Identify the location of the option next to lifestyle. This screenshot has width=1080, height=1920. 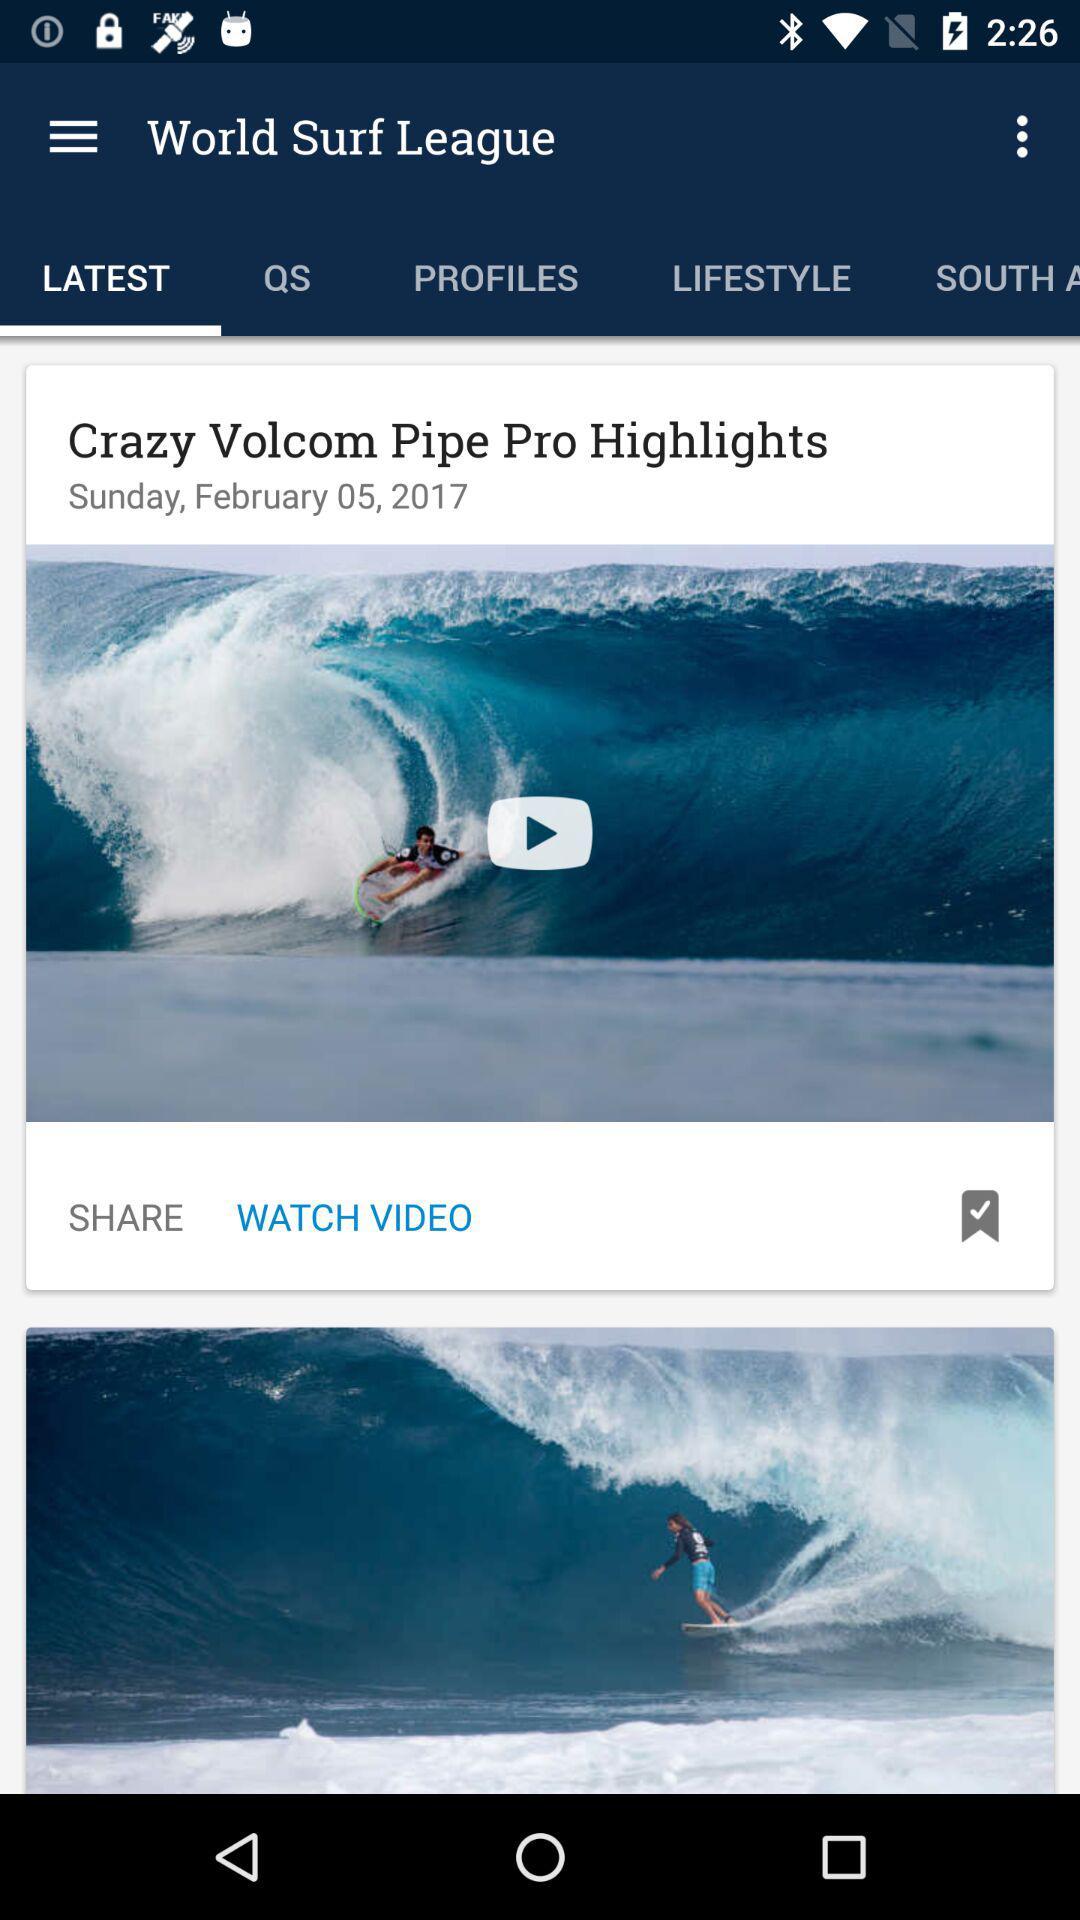
(985, 272).